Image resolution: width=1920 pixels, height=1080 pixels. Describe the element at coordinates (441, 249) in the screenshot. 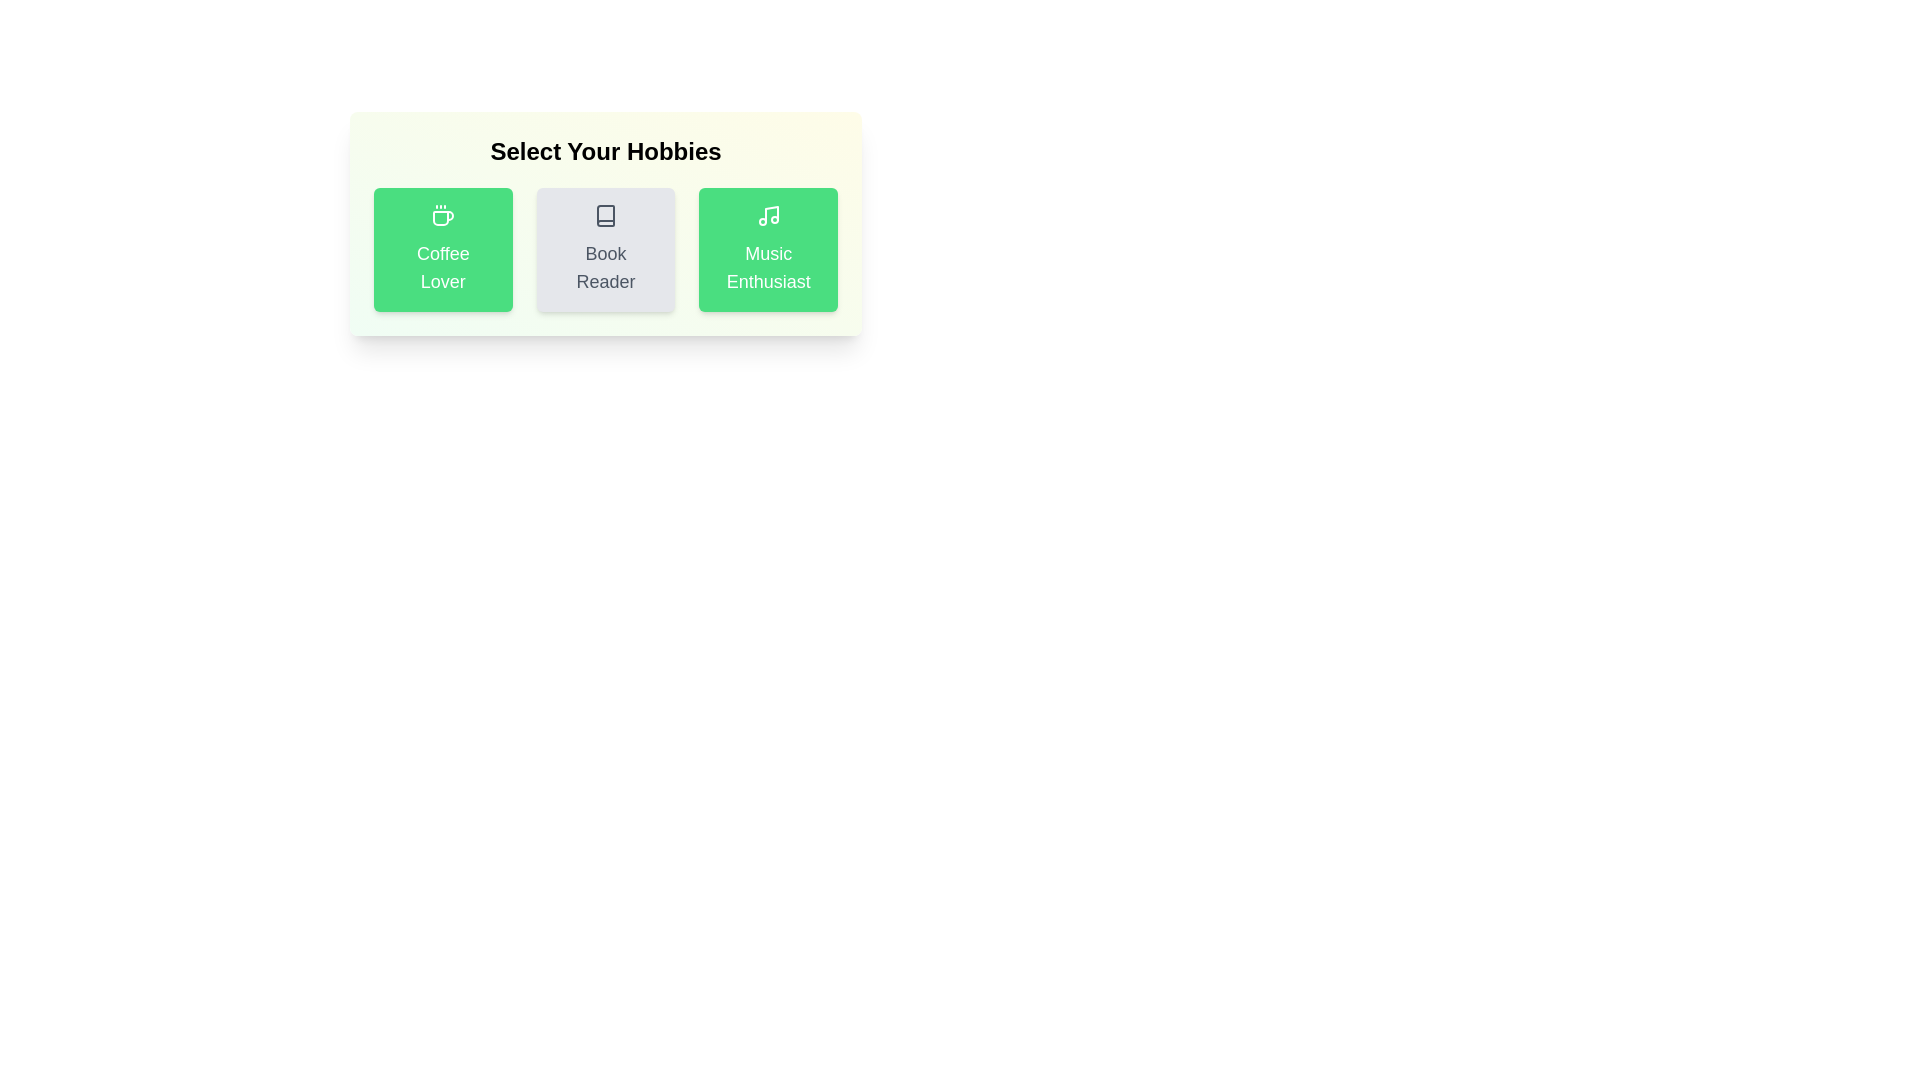

I see `the hobby button corresponding to Coffee Lover` at that location.